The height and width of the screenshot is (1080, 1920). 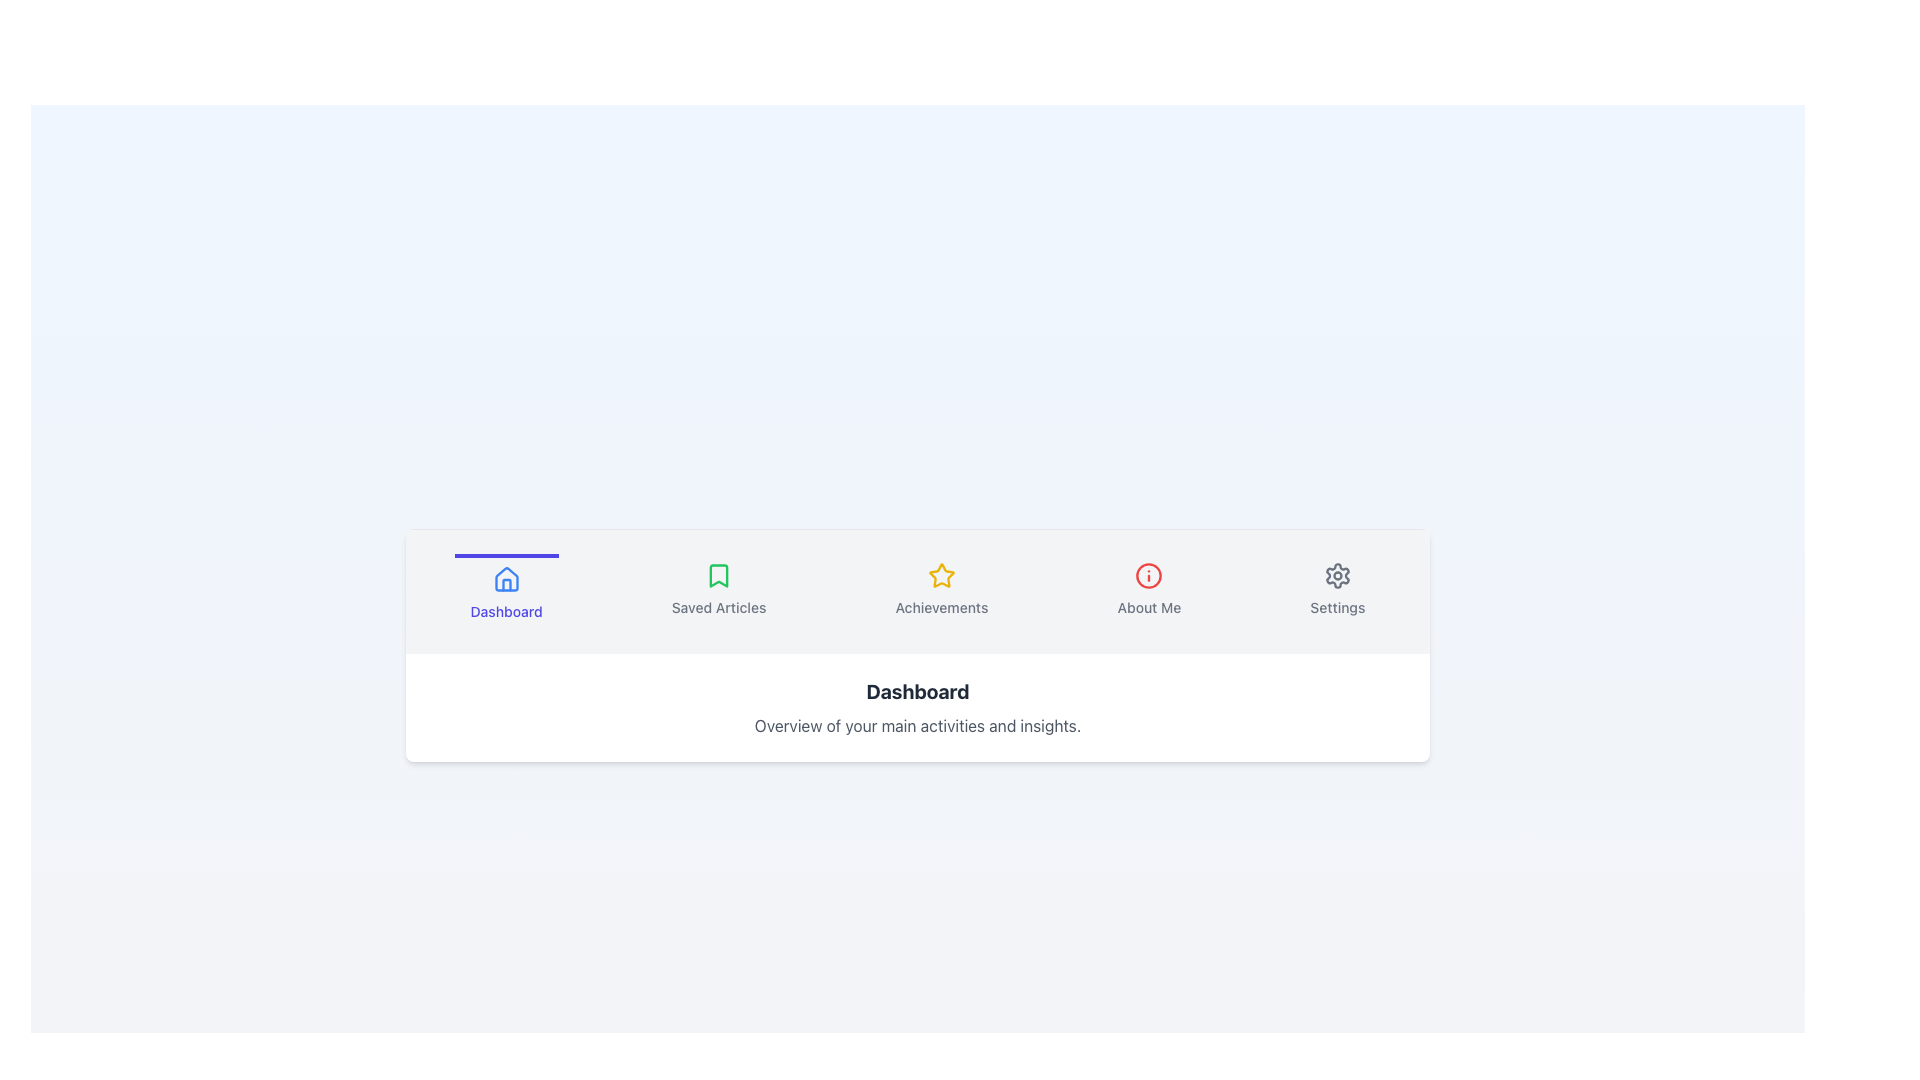 What do you see at coordinates (1337, 575) in the screenshot?
I see `the 'Settings' gear icon located in the 'Settings' section above the 'Settings' text label in the navigation area` at bounding box center [1337, 575].